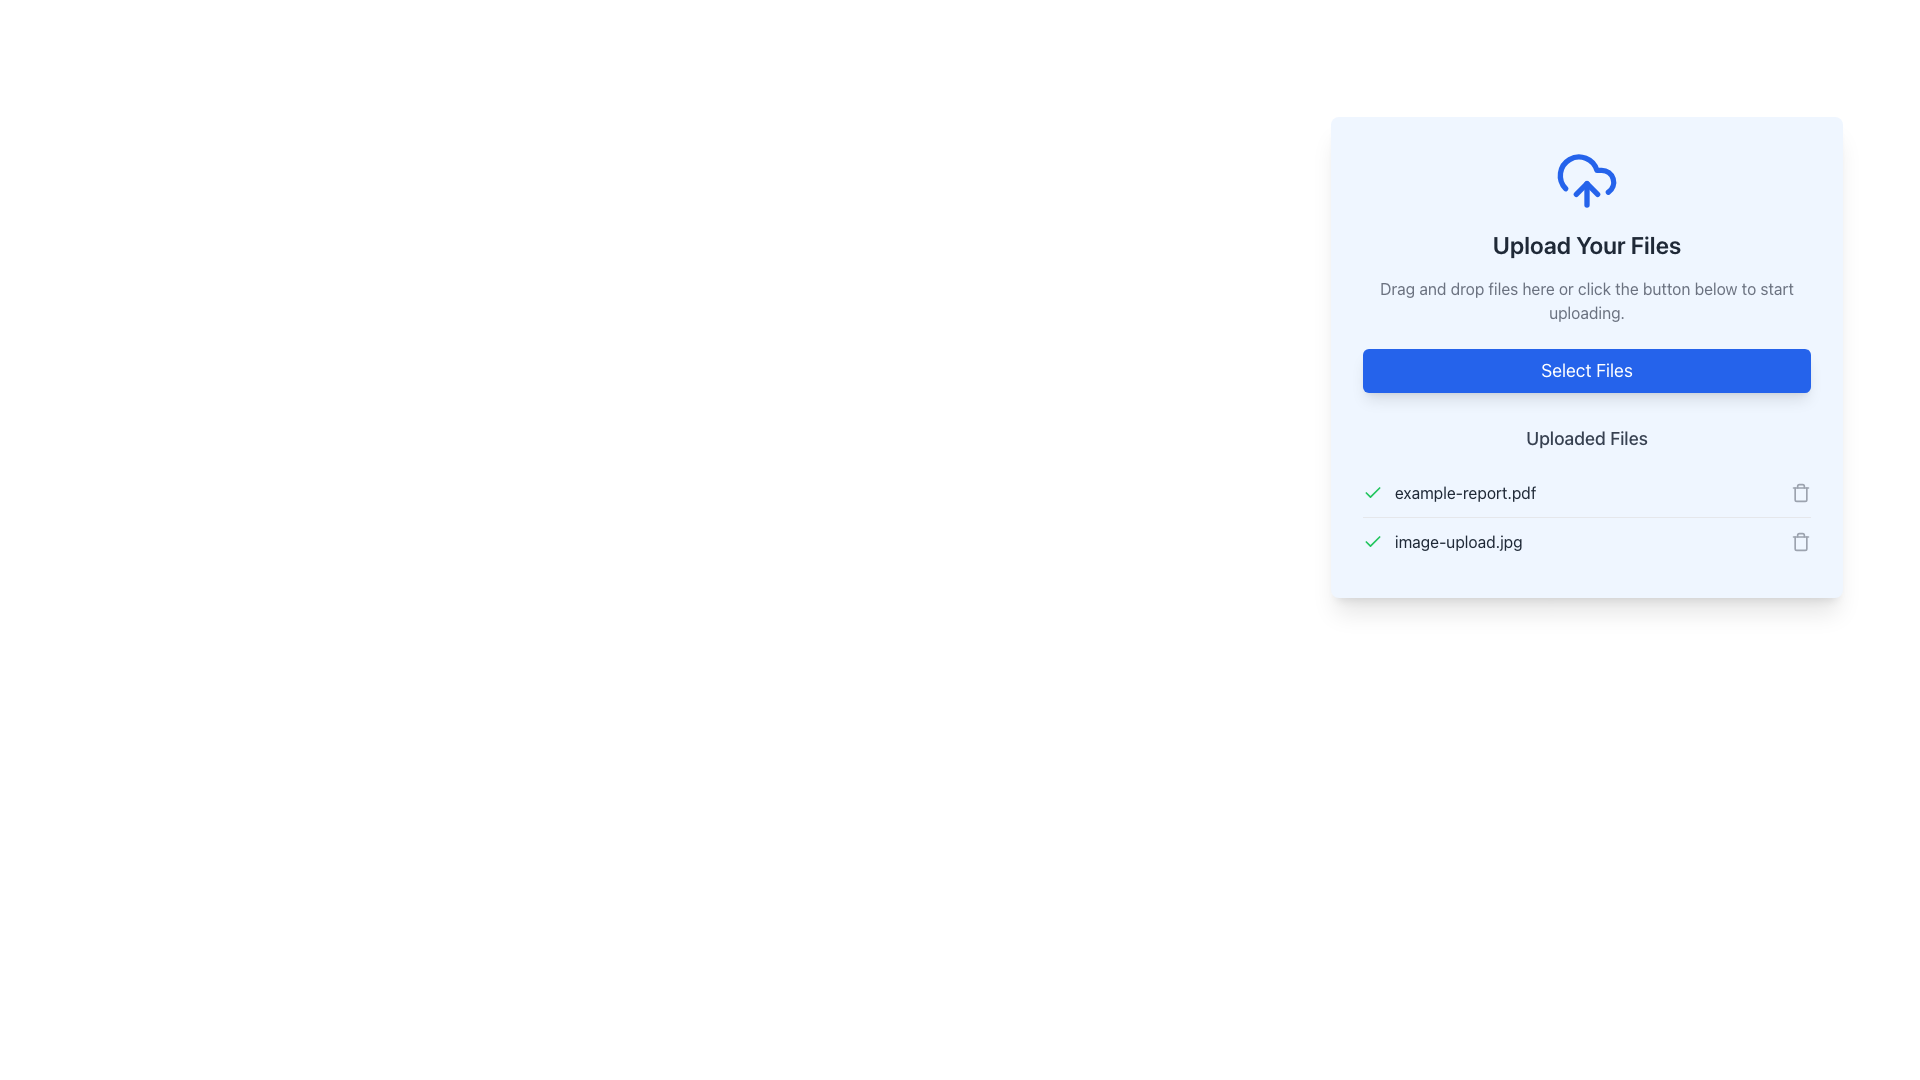 Image resolution: width=1920 pixels, height=1080 pixels. Describe the element at coordinates (1586, 370) in the screenshot. I see `the button located centrally within the upload section of the dialog box` at that location.